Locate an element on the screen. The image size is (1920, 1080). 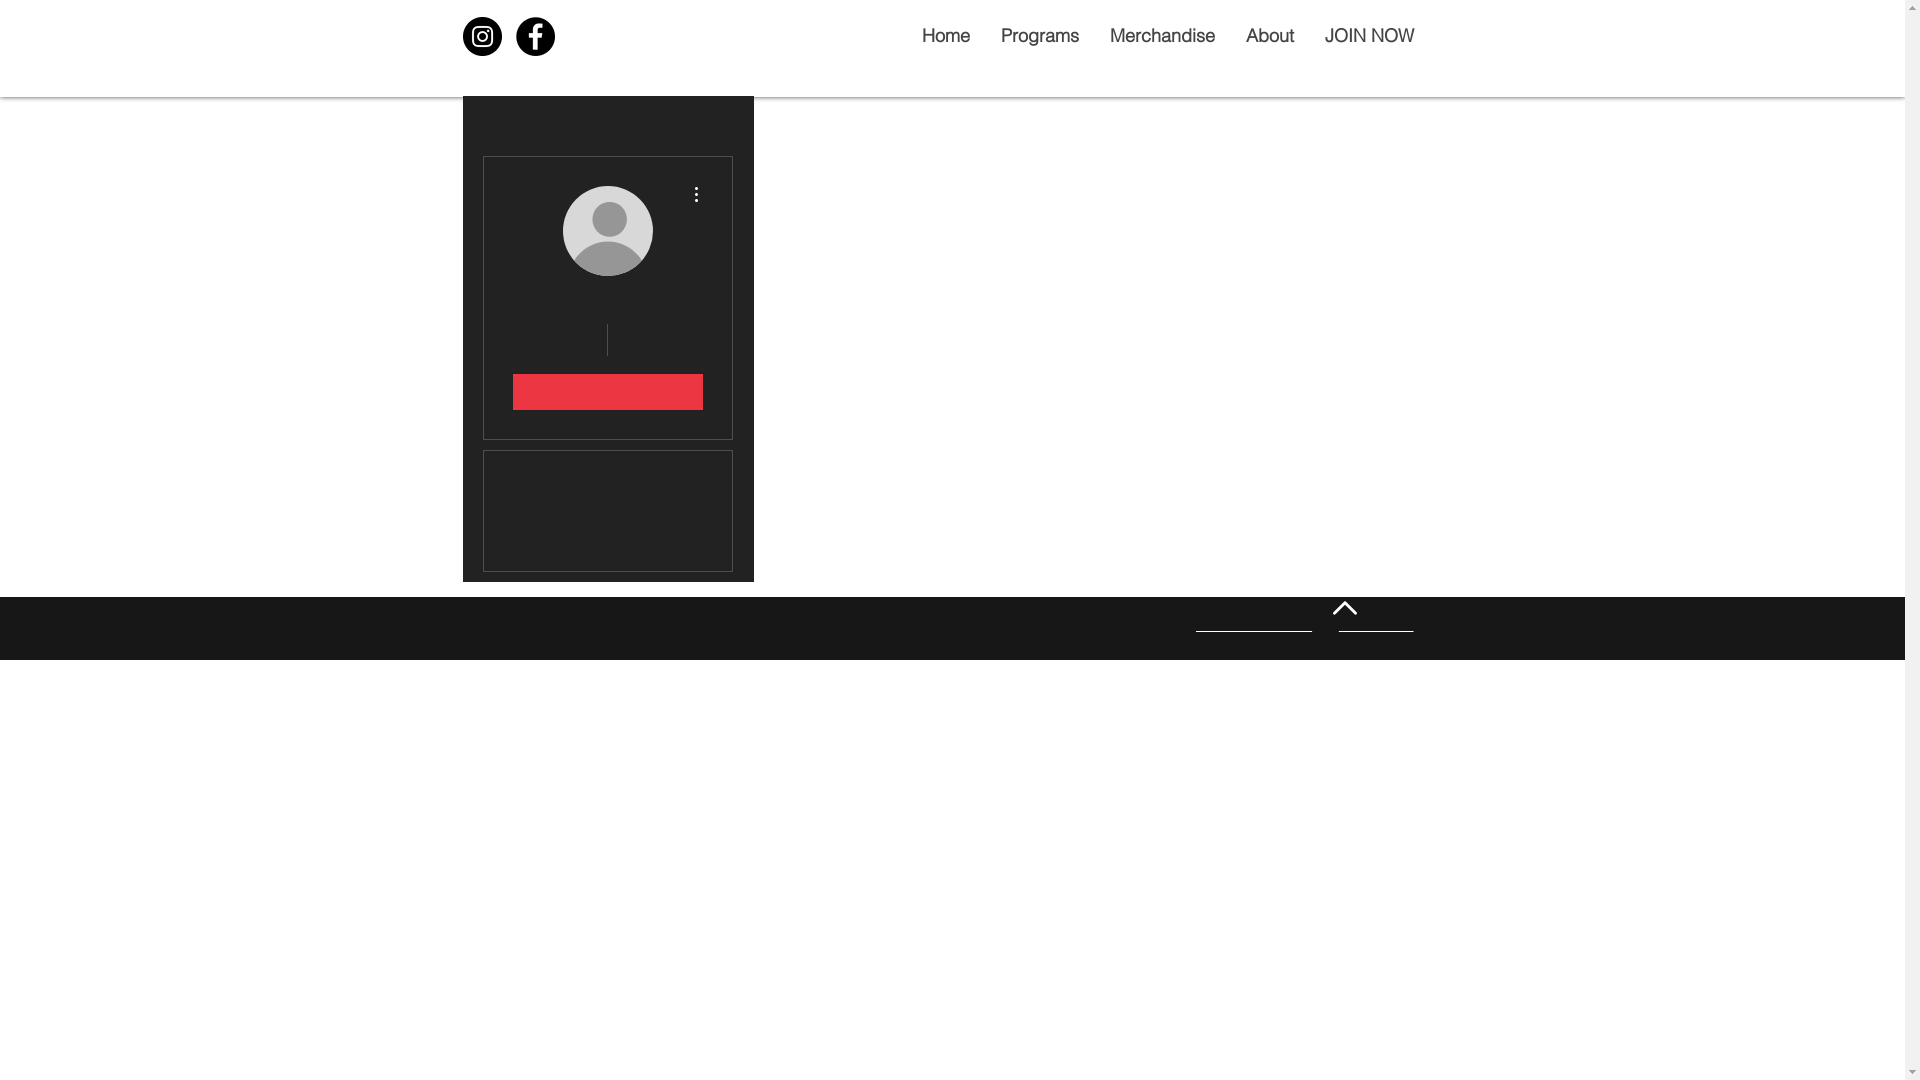
'Follow' is located at coordinates (605, 392).